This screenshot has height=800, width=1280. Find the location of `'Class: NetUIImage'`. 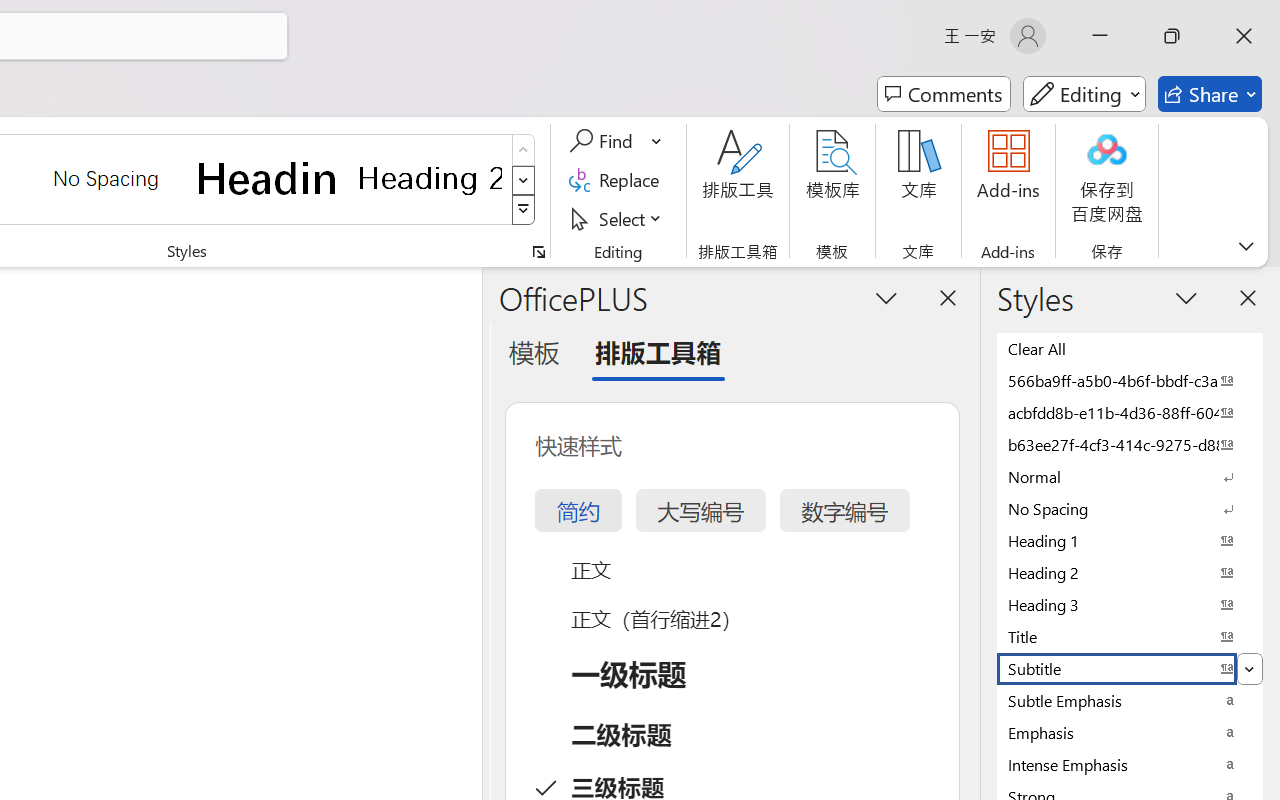

'Class: NetUIImage' is located at coordinates (524, 210).